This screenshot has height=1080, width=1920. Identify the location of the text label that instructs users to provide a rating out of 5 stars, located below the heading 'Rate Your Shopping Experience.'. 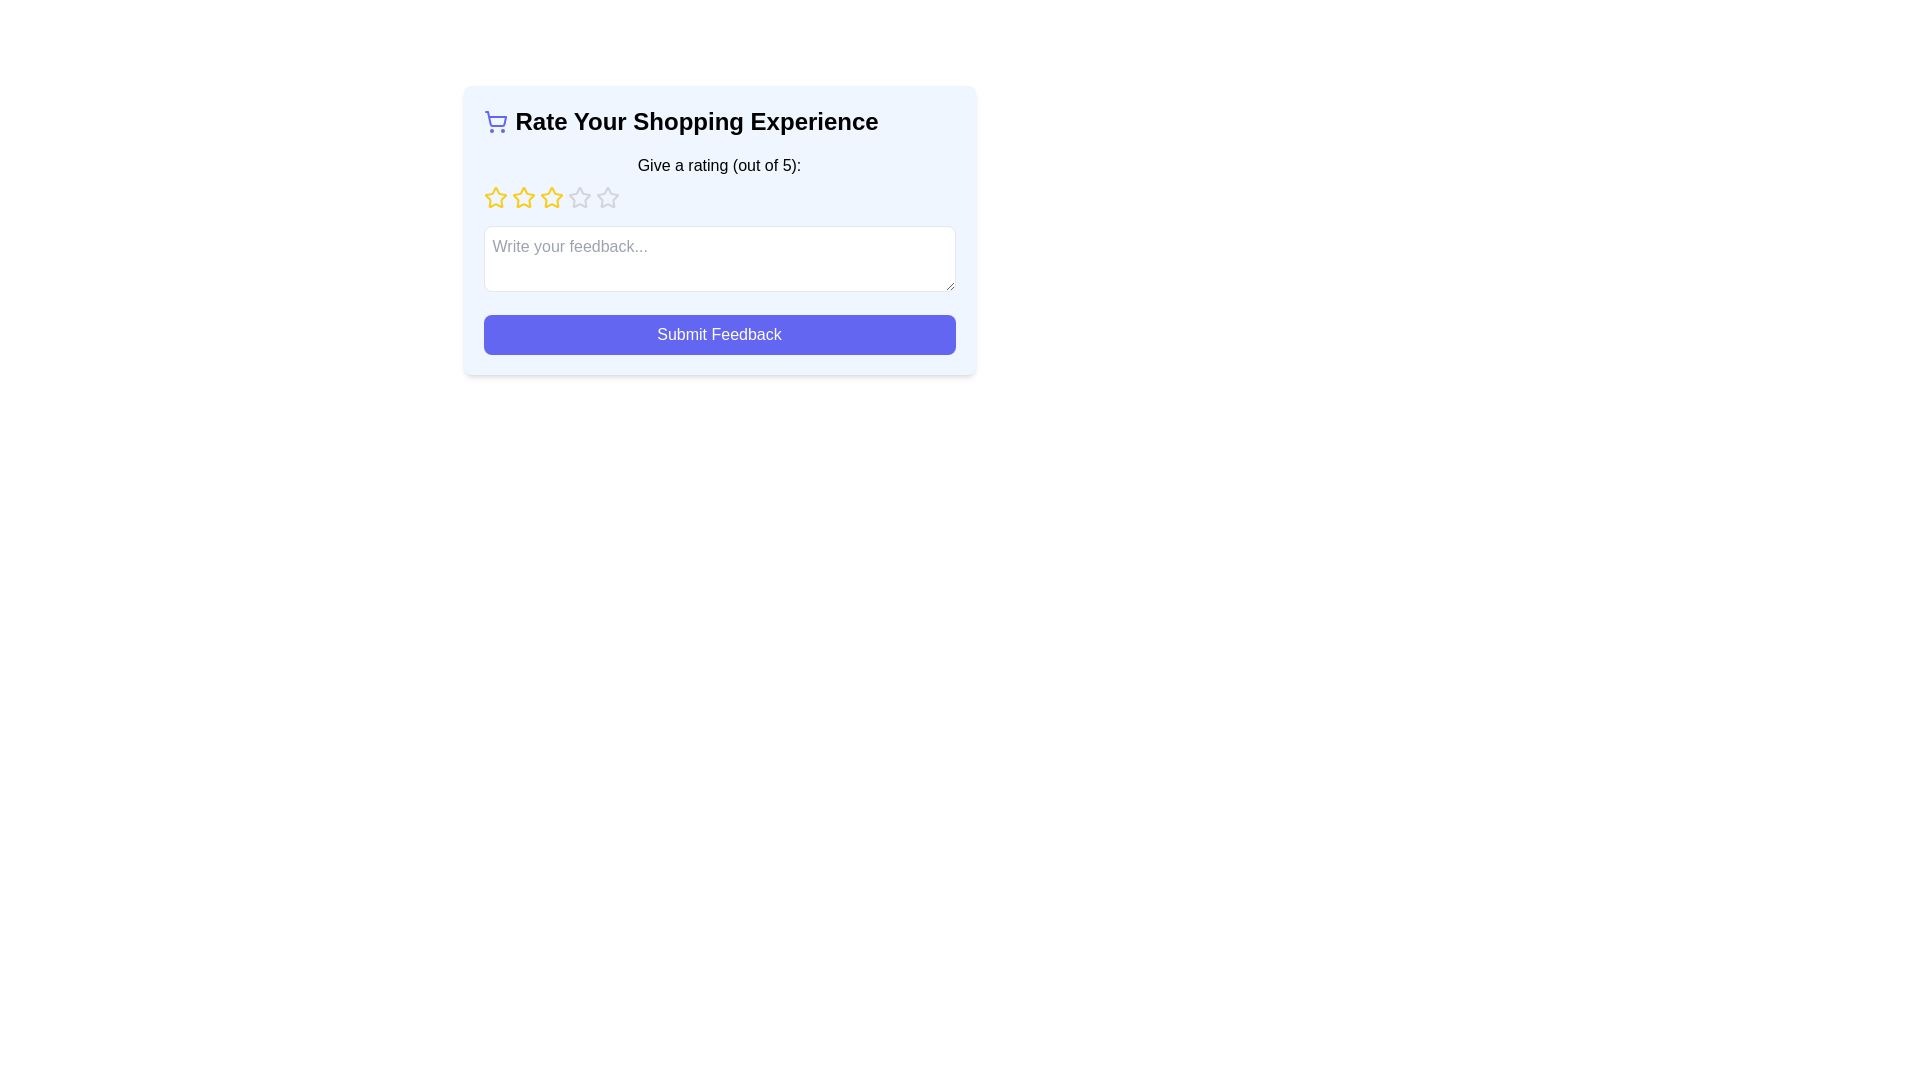
(719, 164).